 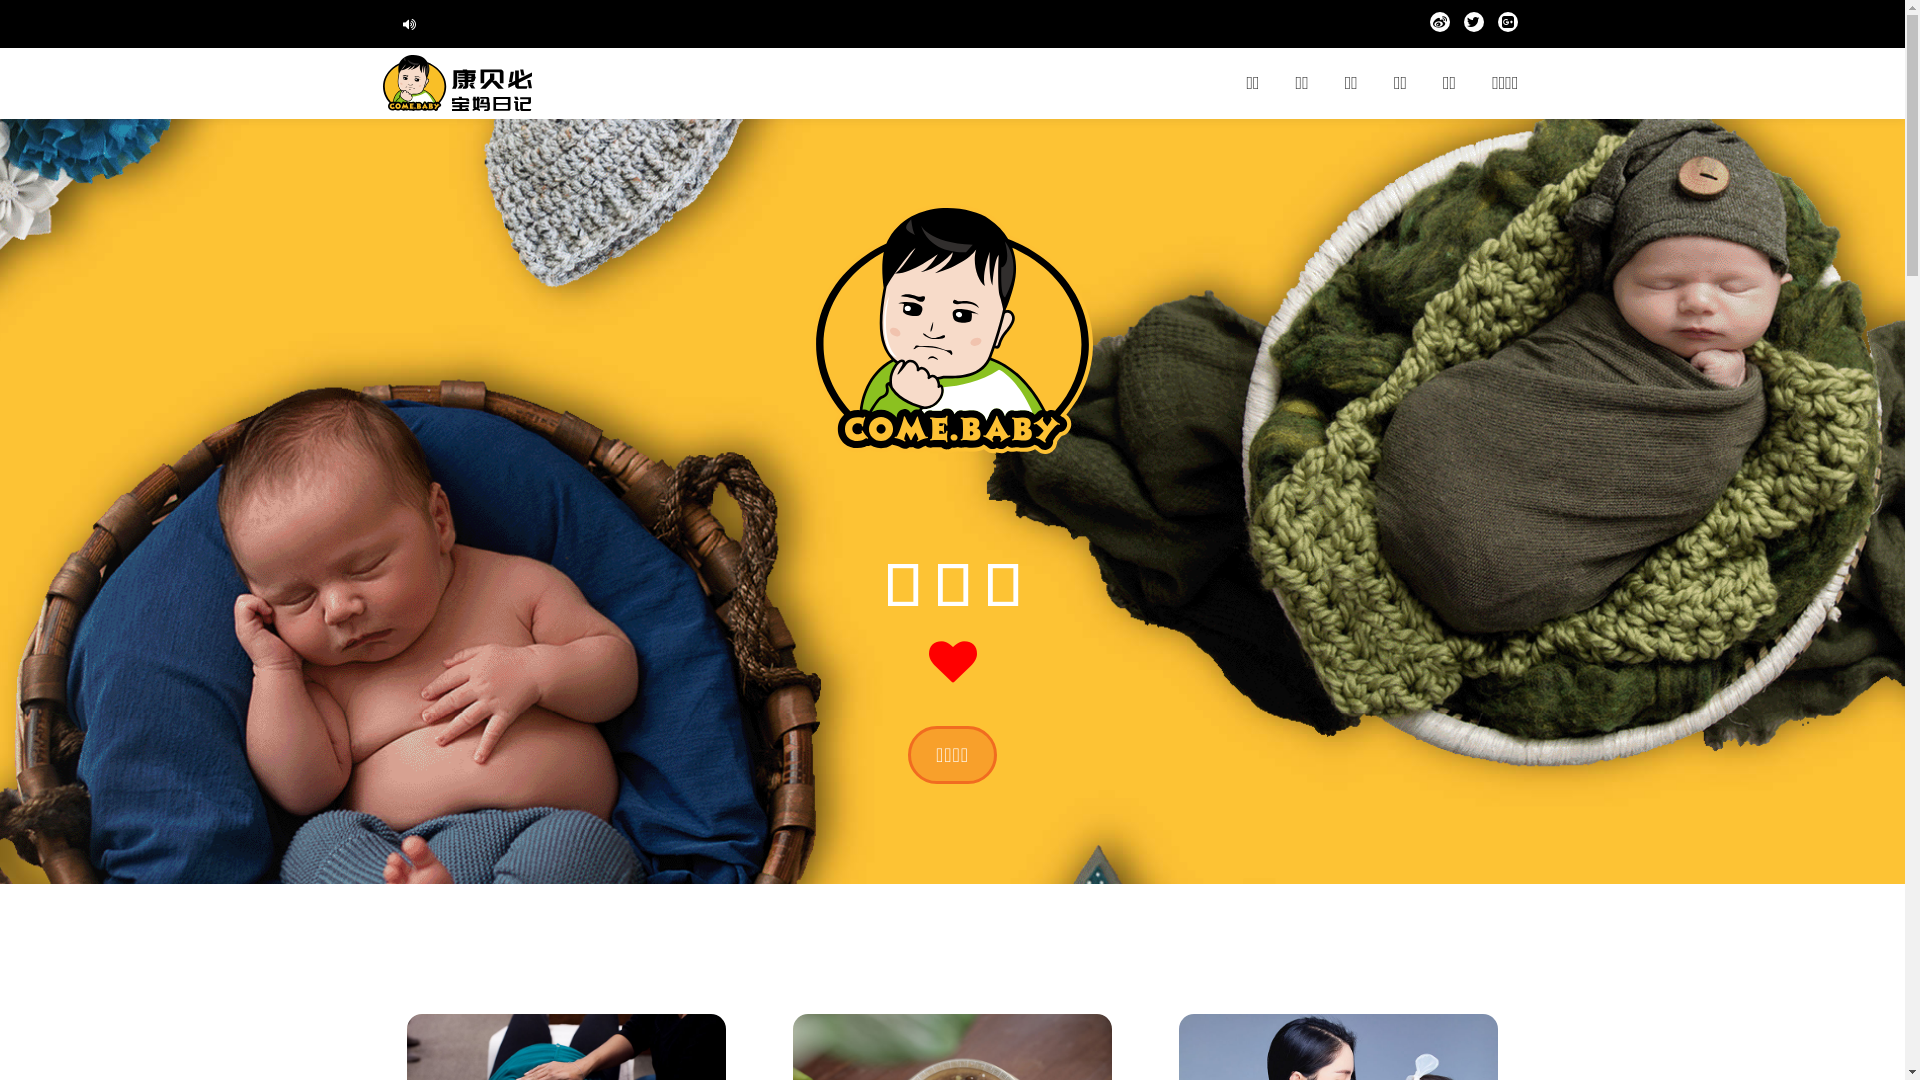 What do you see at coordinates (1473, 26) in the screenshot?
I see `'fa-twitter'` at bounding box center [1473, 26].